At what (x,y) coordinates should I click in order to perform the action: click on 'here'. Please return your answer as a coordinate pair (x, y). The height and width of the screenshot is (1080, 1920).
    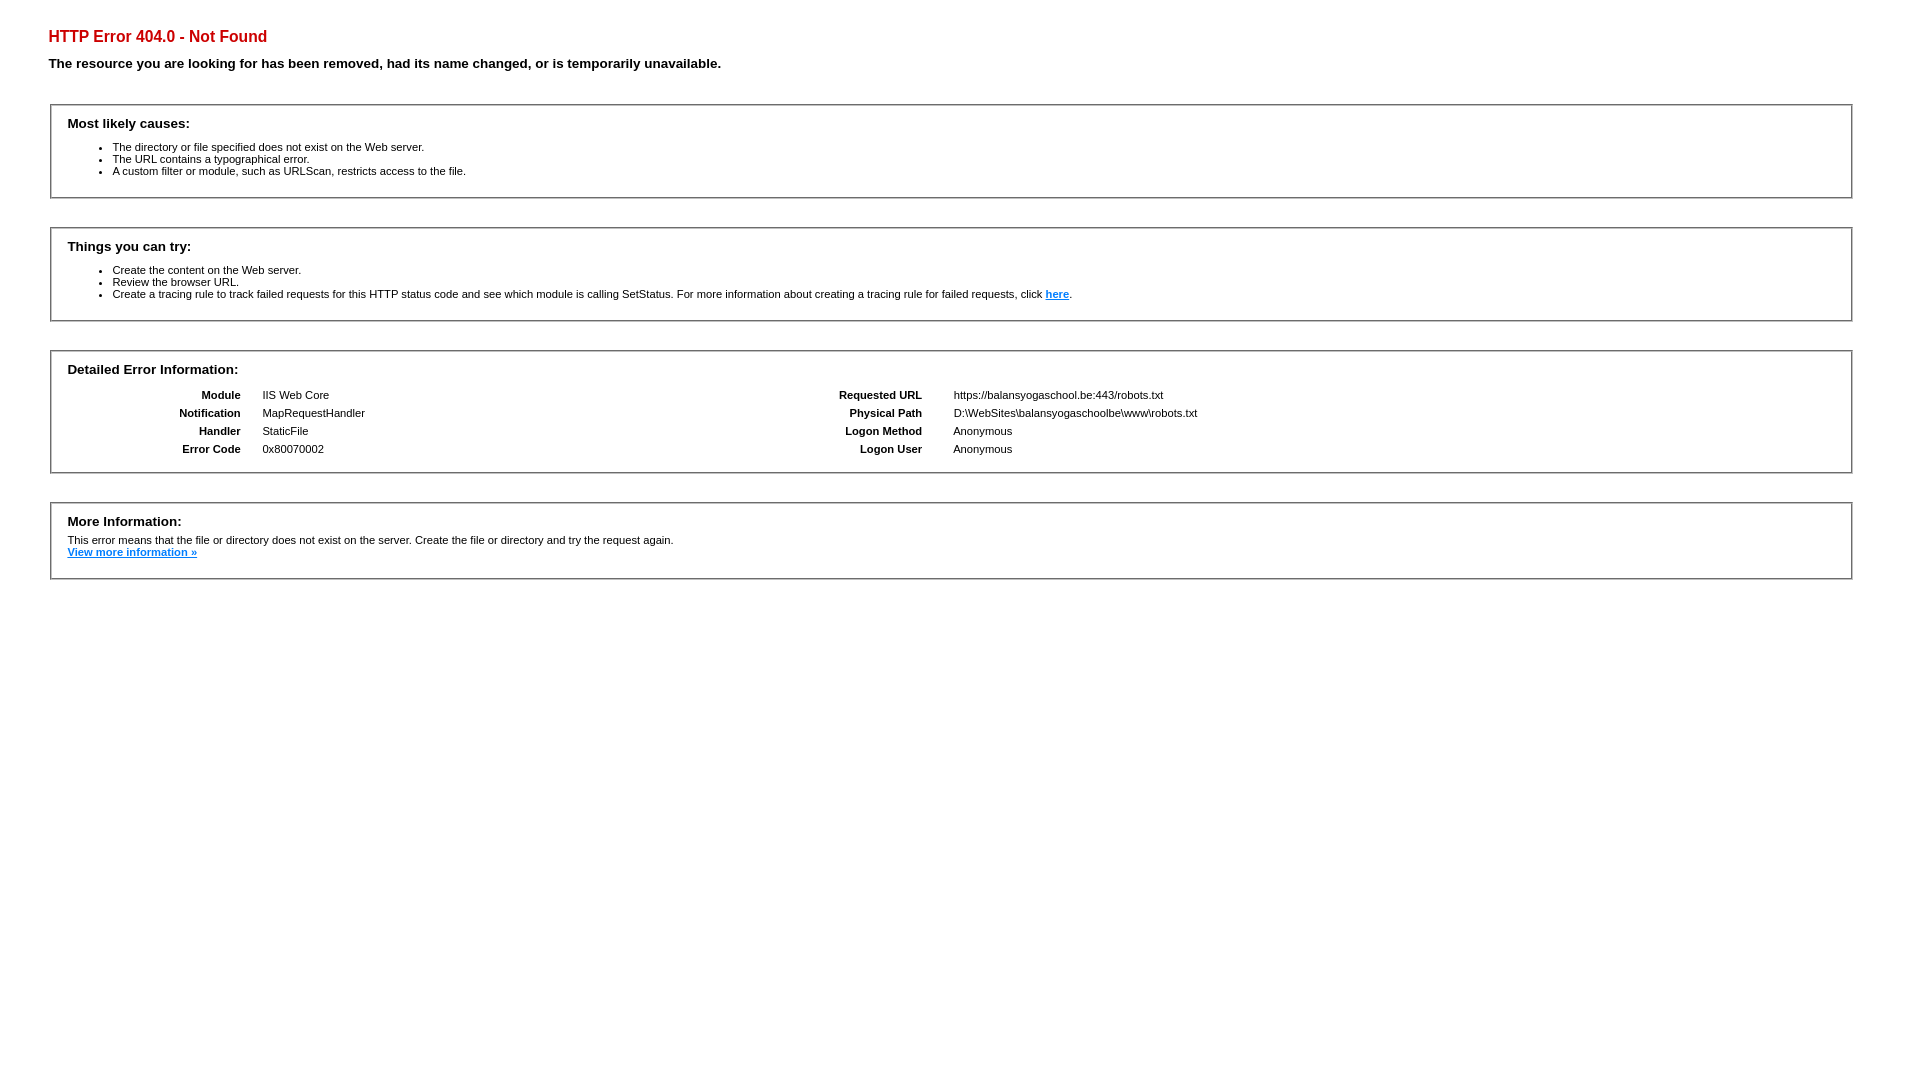
    Looking at the image, I should click on (1056, 293).